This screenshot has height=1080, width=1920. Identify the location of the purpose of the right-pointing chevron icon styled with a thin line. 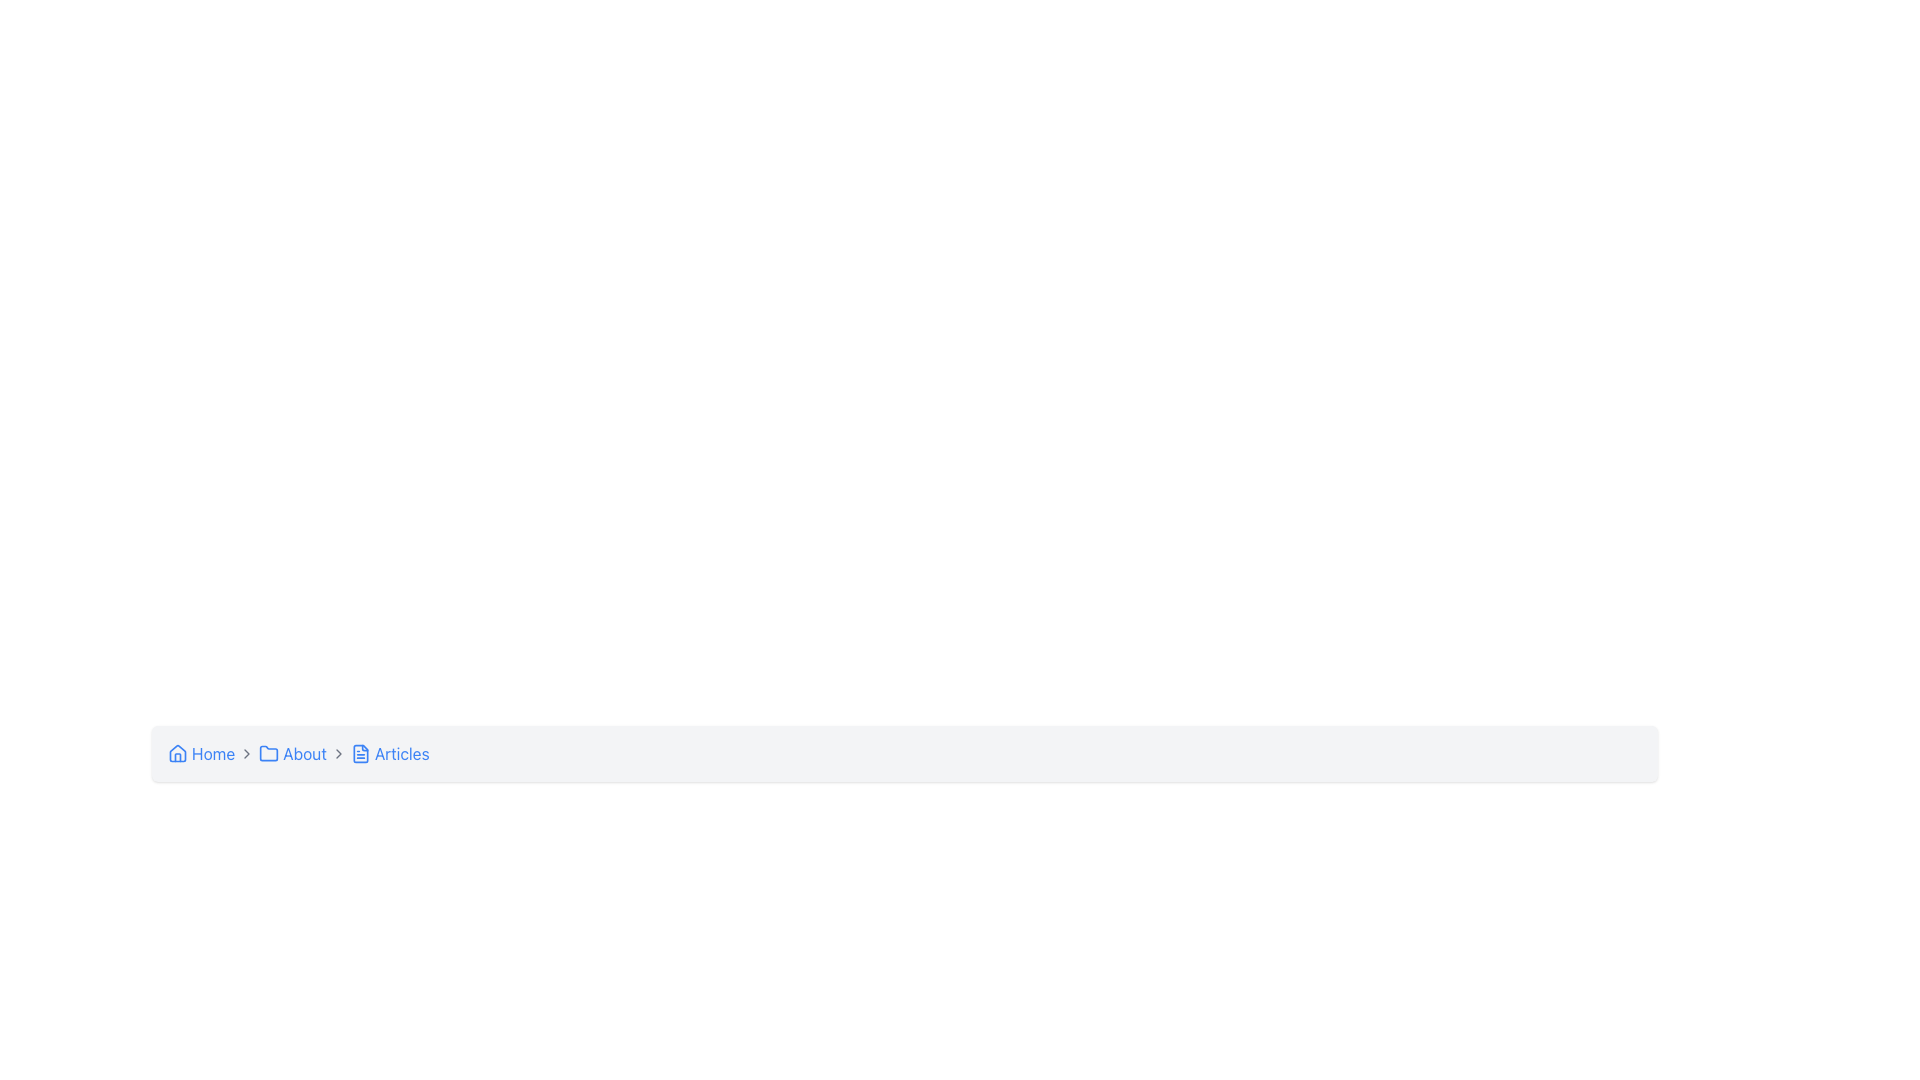
(246, 753).